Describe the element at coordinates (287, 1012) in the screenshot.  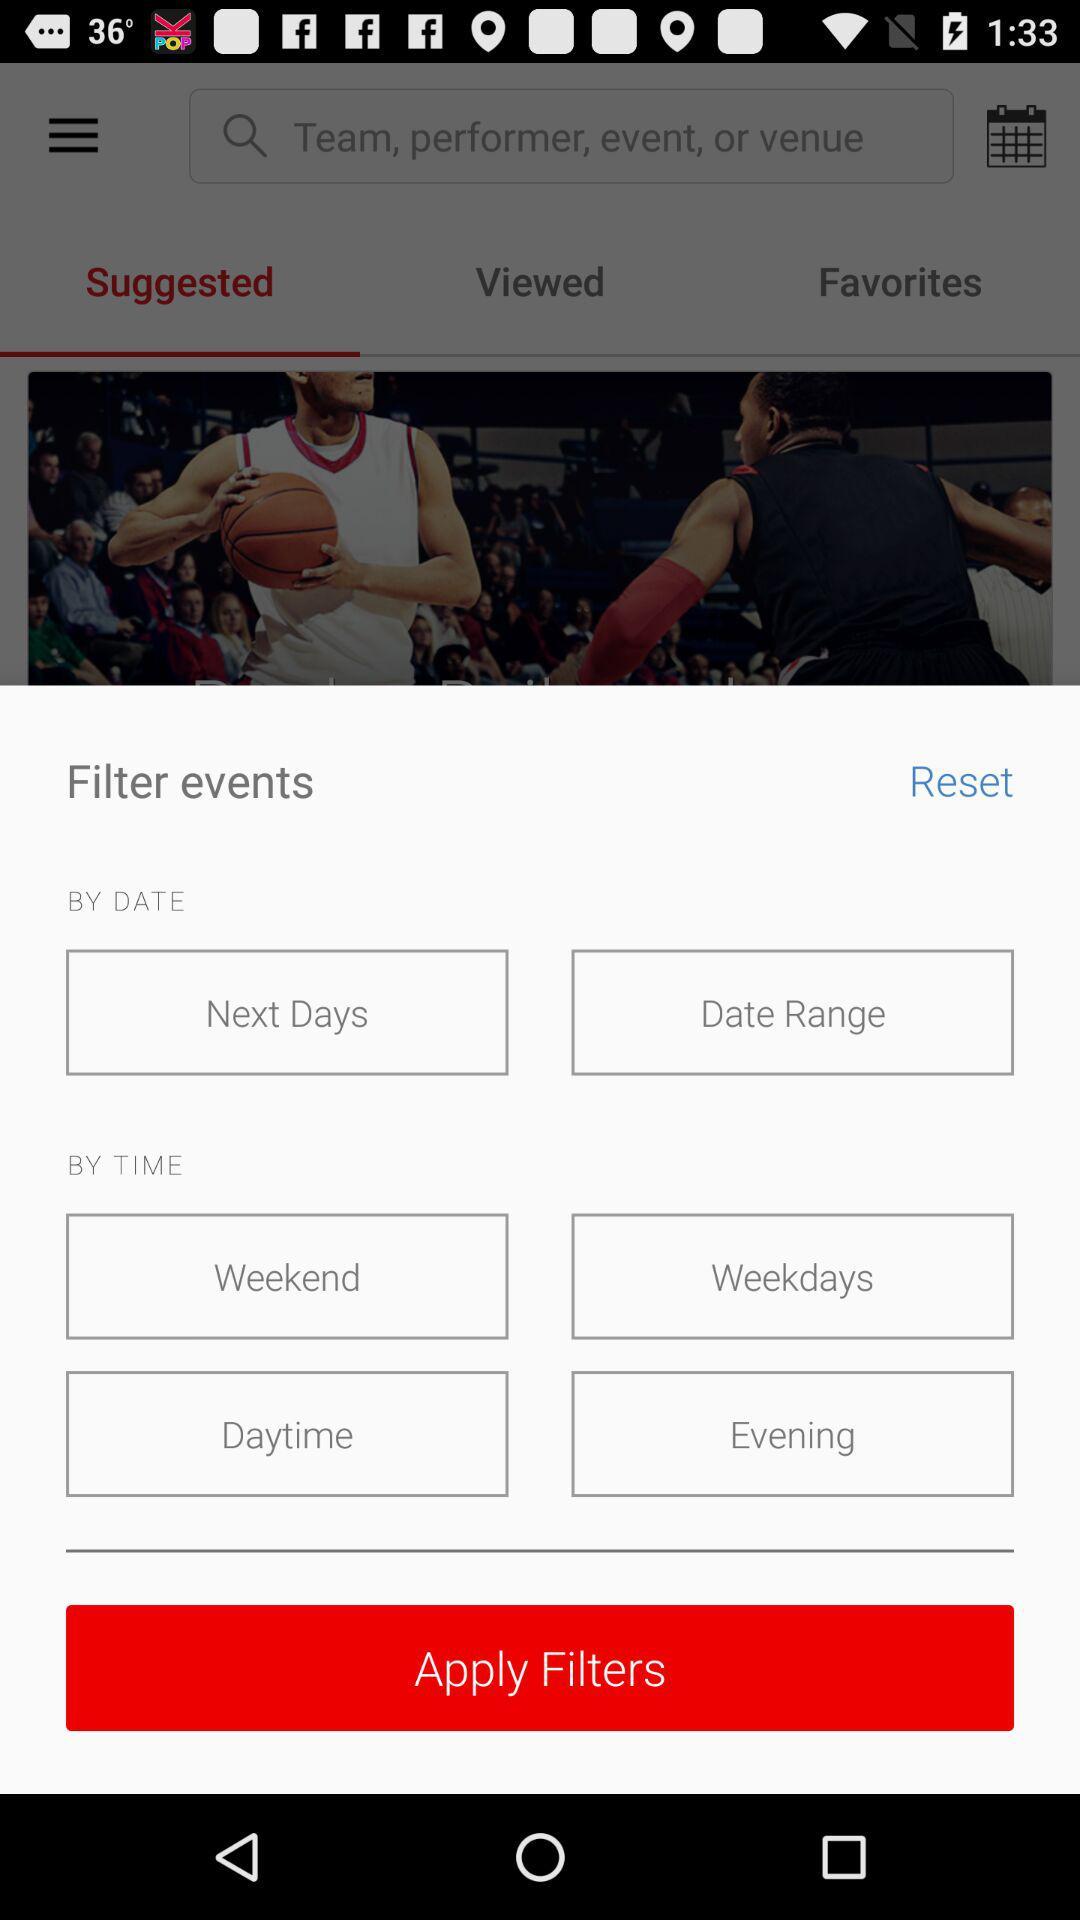
I see `the item to the left of date range item` at that location.